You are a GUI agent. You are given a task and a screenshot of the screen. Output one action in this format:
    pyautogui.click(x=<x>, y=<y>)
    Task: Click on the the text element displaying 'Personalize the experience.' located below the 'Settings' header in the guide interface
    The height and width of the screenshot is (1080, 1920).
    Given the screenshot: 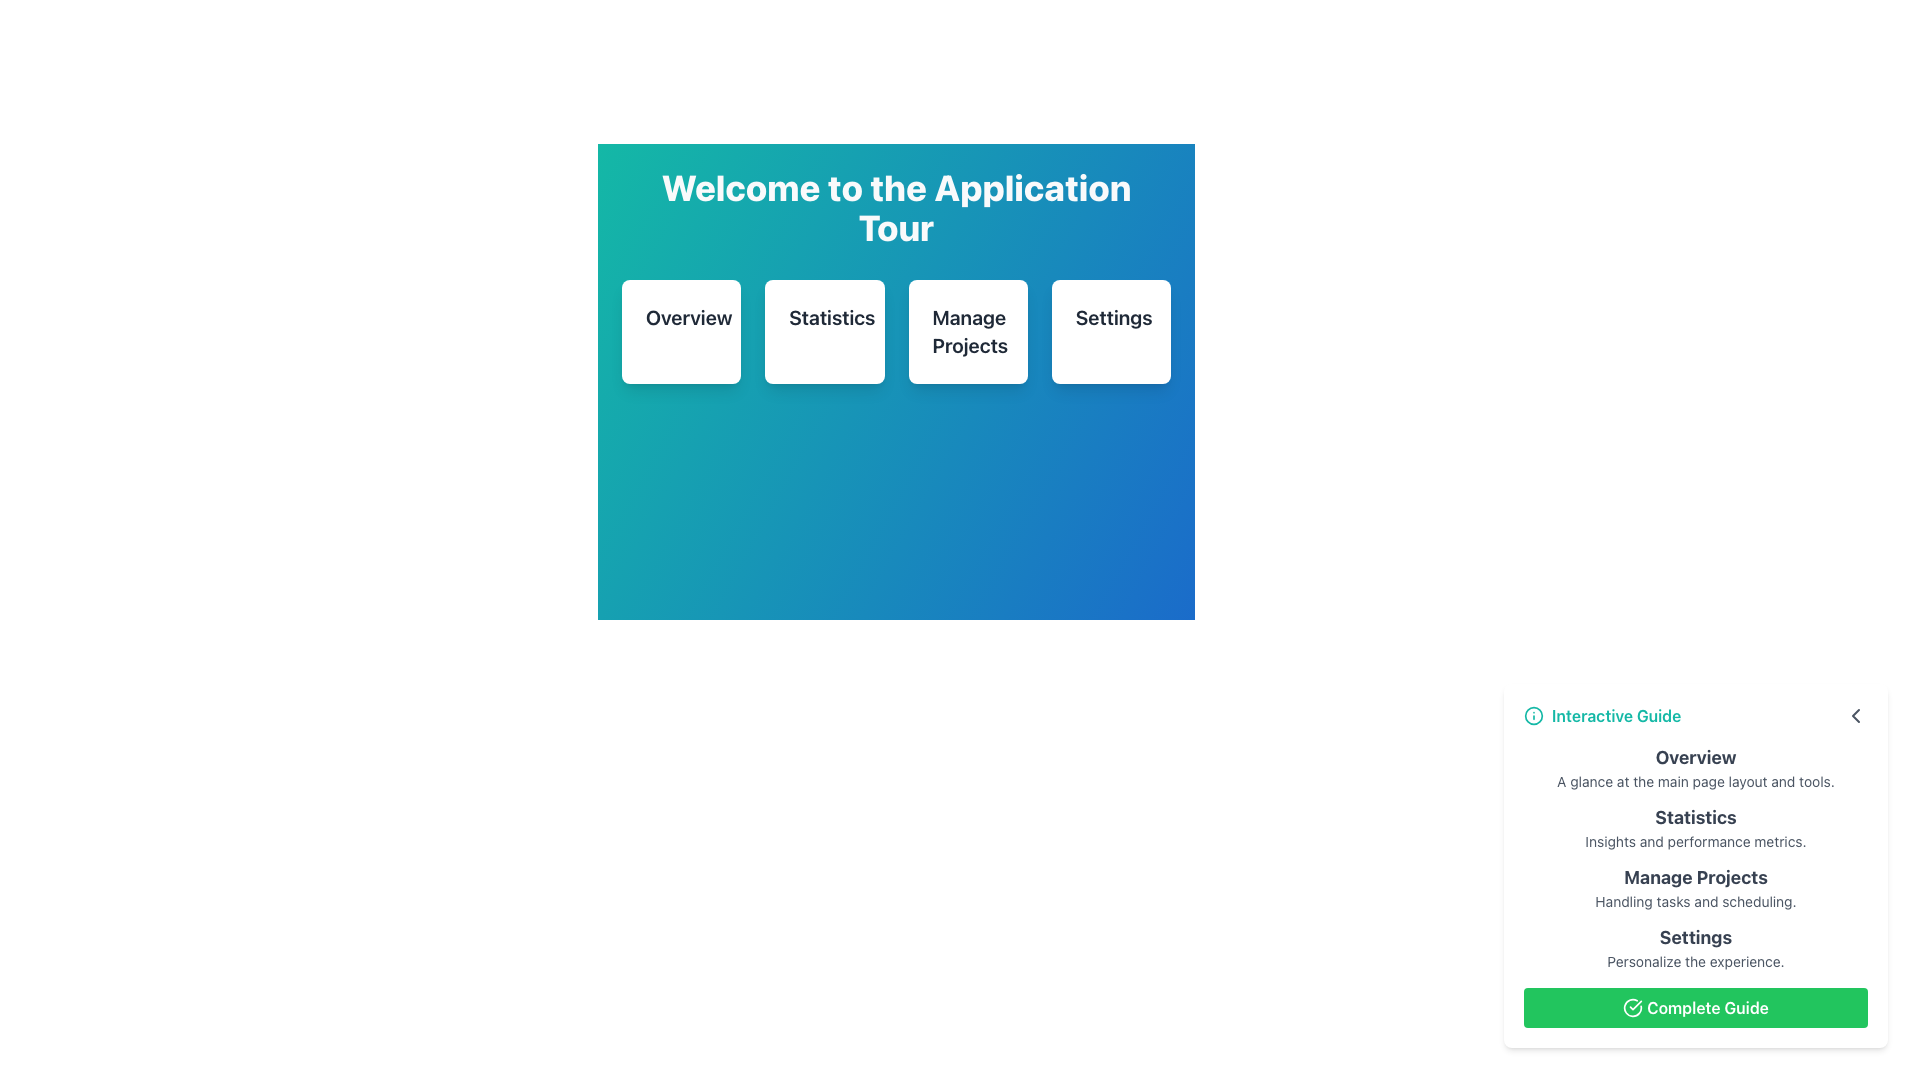 What is the action you would take?
    pyautogui.click(x=1694, y=960)
    